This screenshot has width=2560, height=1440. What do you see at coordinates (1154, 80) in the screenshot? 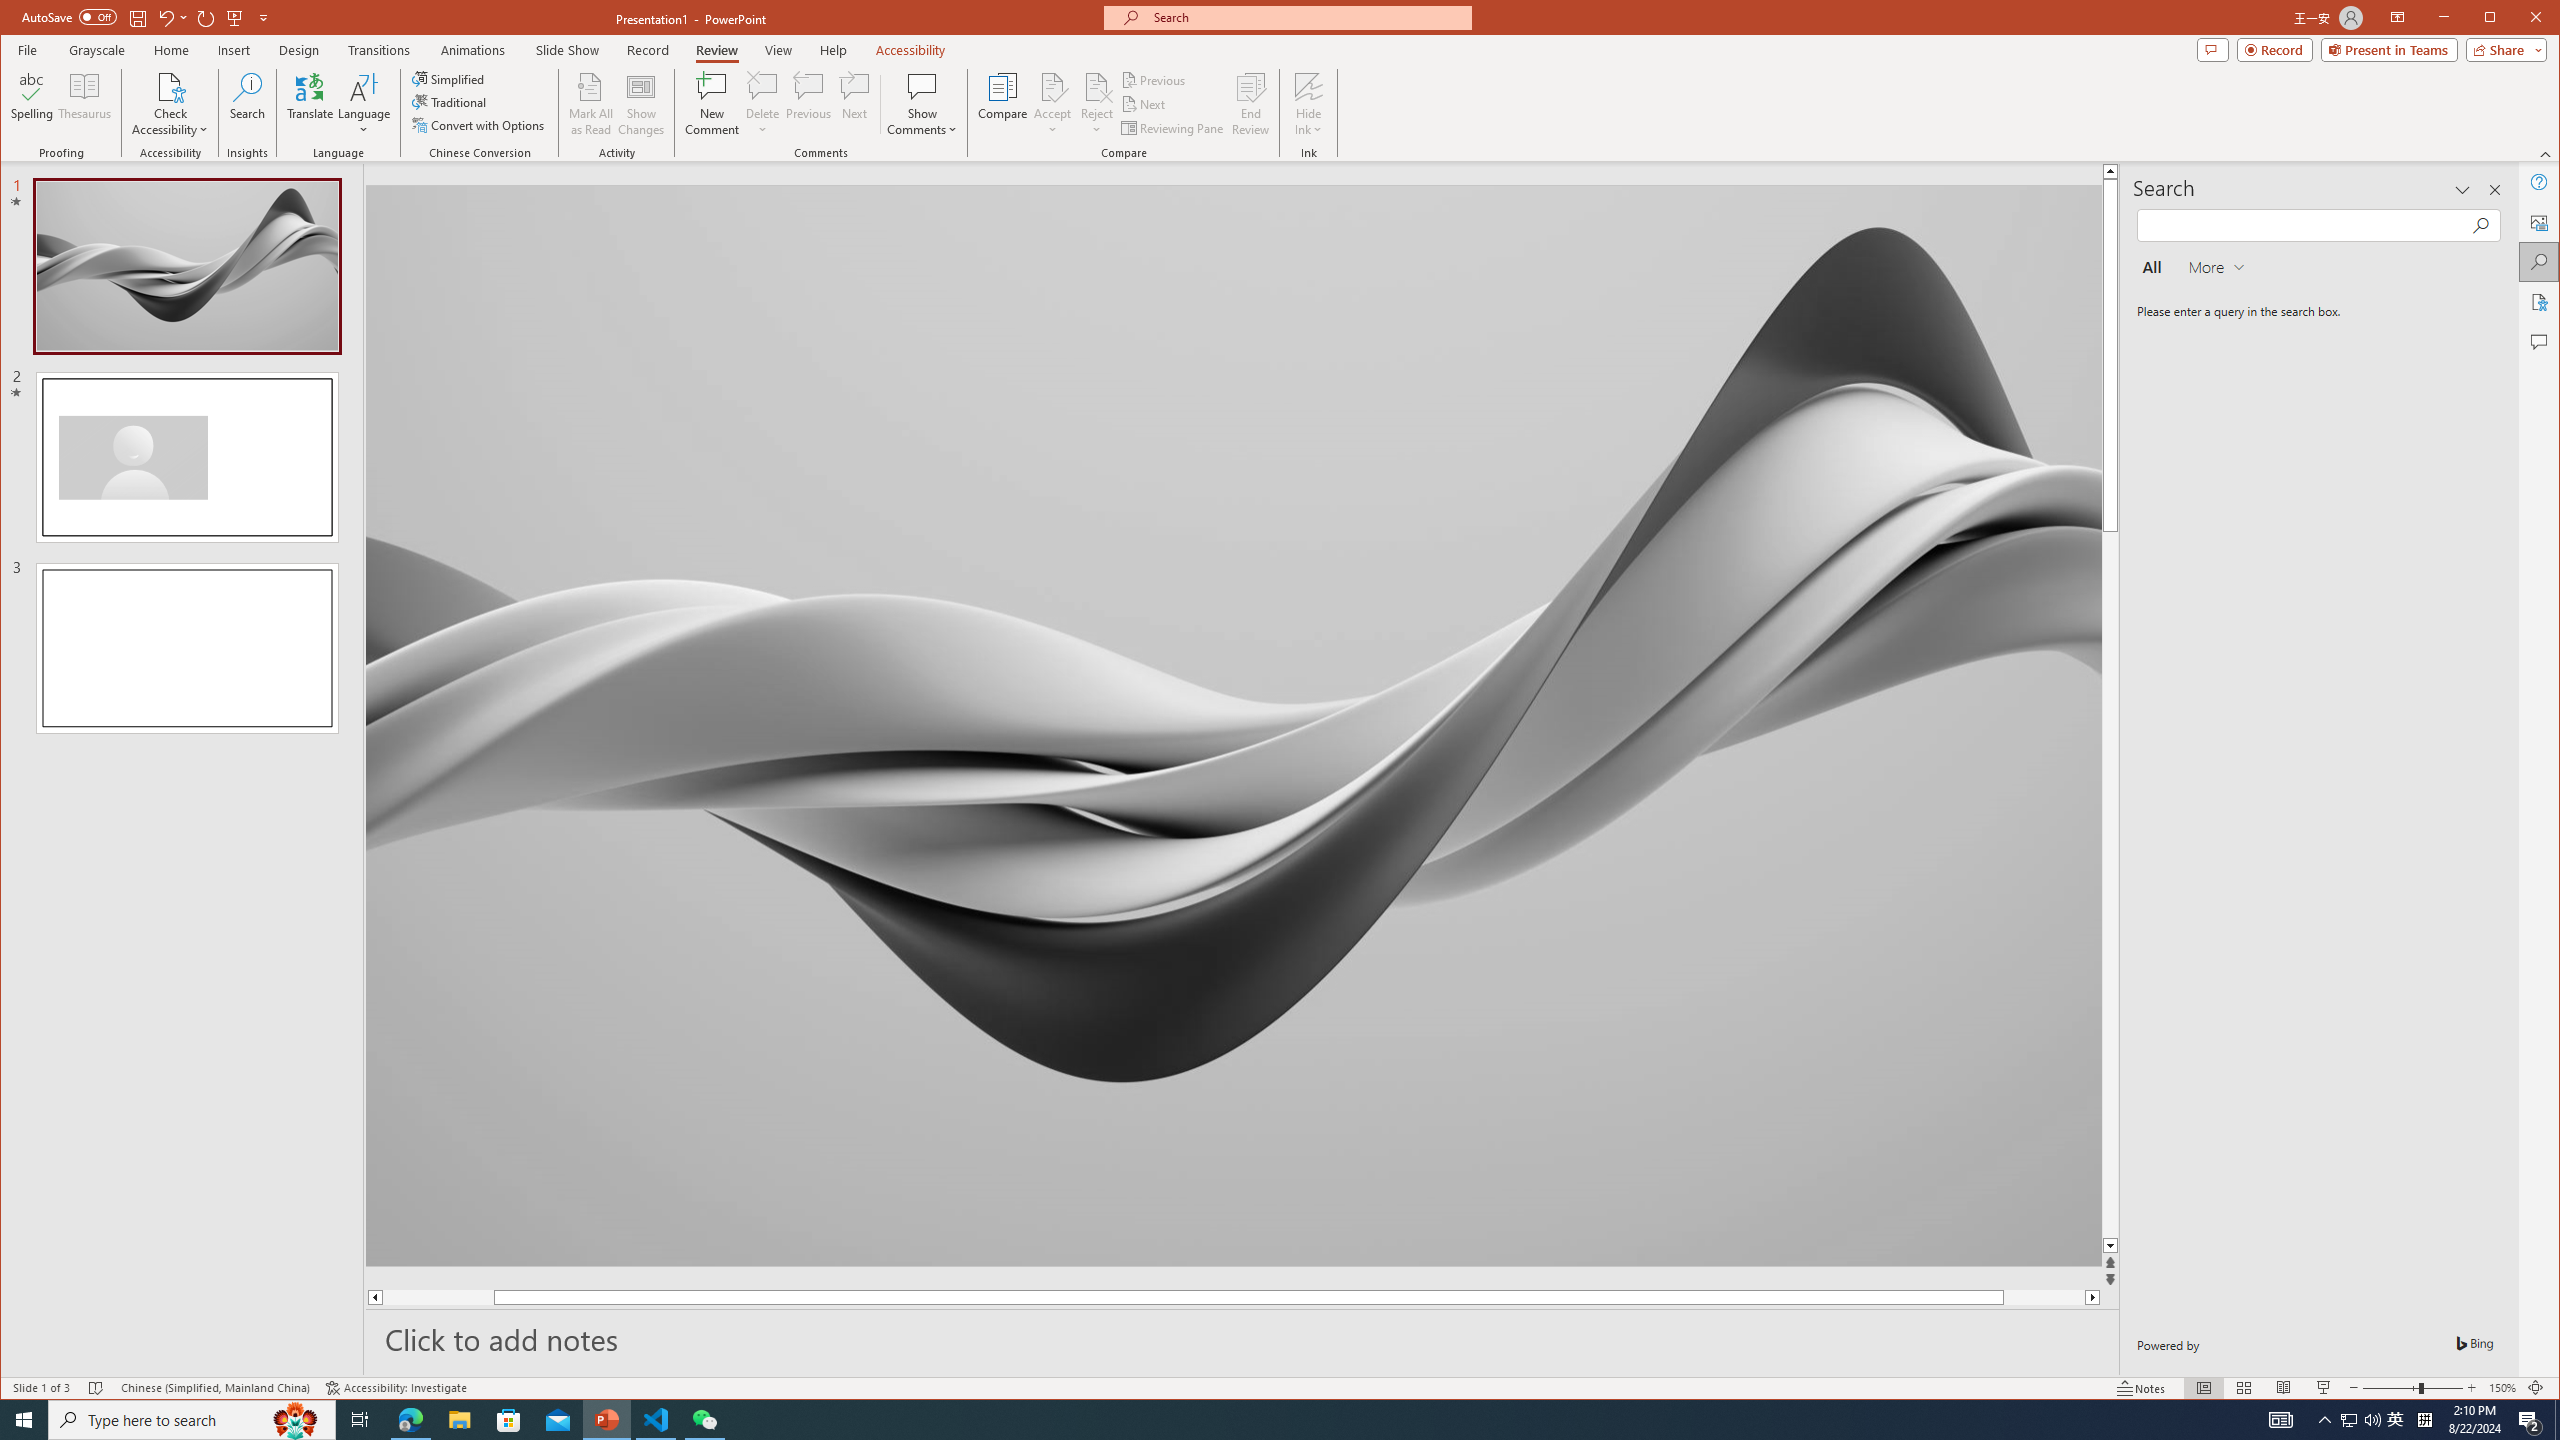
I see `'Previous'` at bounding box center [1154, 80].